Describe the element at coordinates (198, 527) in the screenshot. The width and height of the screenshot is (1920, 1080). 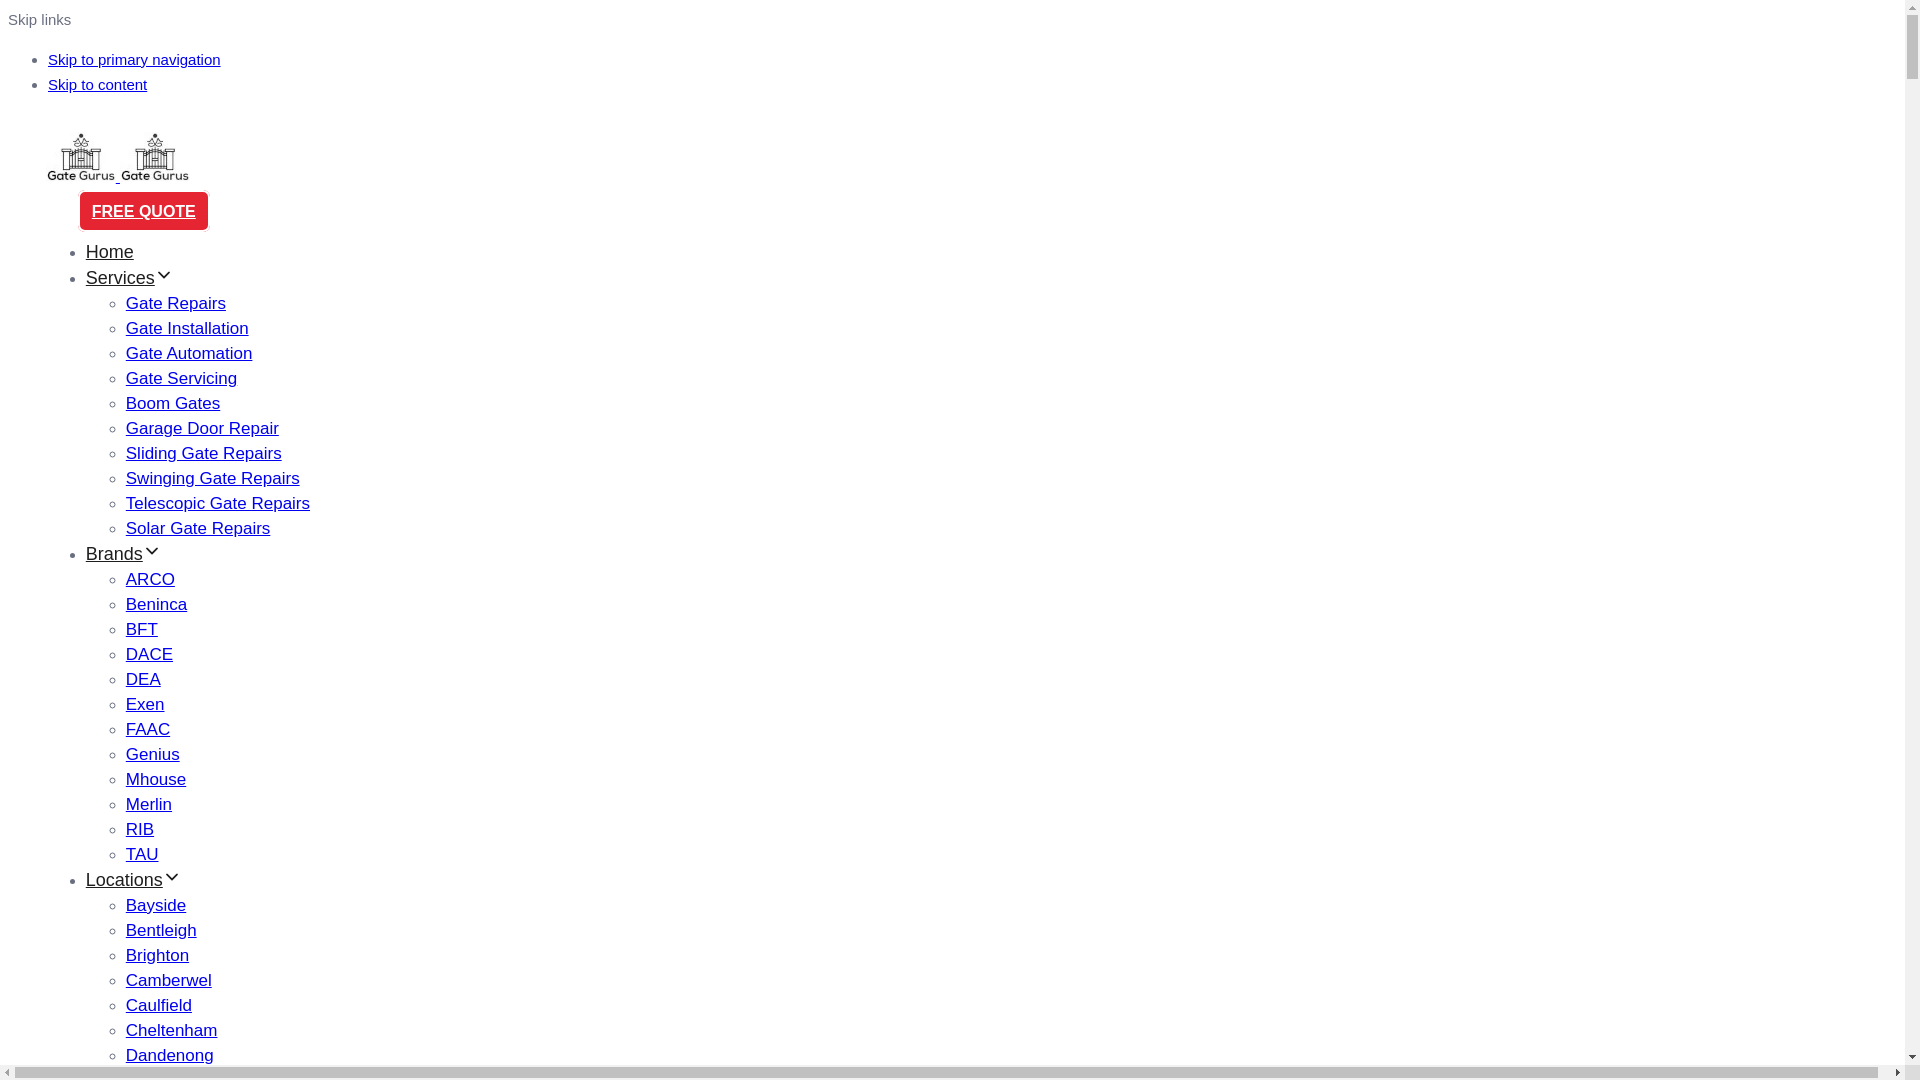
I see `'Solar Gate Repairs'` at that location.